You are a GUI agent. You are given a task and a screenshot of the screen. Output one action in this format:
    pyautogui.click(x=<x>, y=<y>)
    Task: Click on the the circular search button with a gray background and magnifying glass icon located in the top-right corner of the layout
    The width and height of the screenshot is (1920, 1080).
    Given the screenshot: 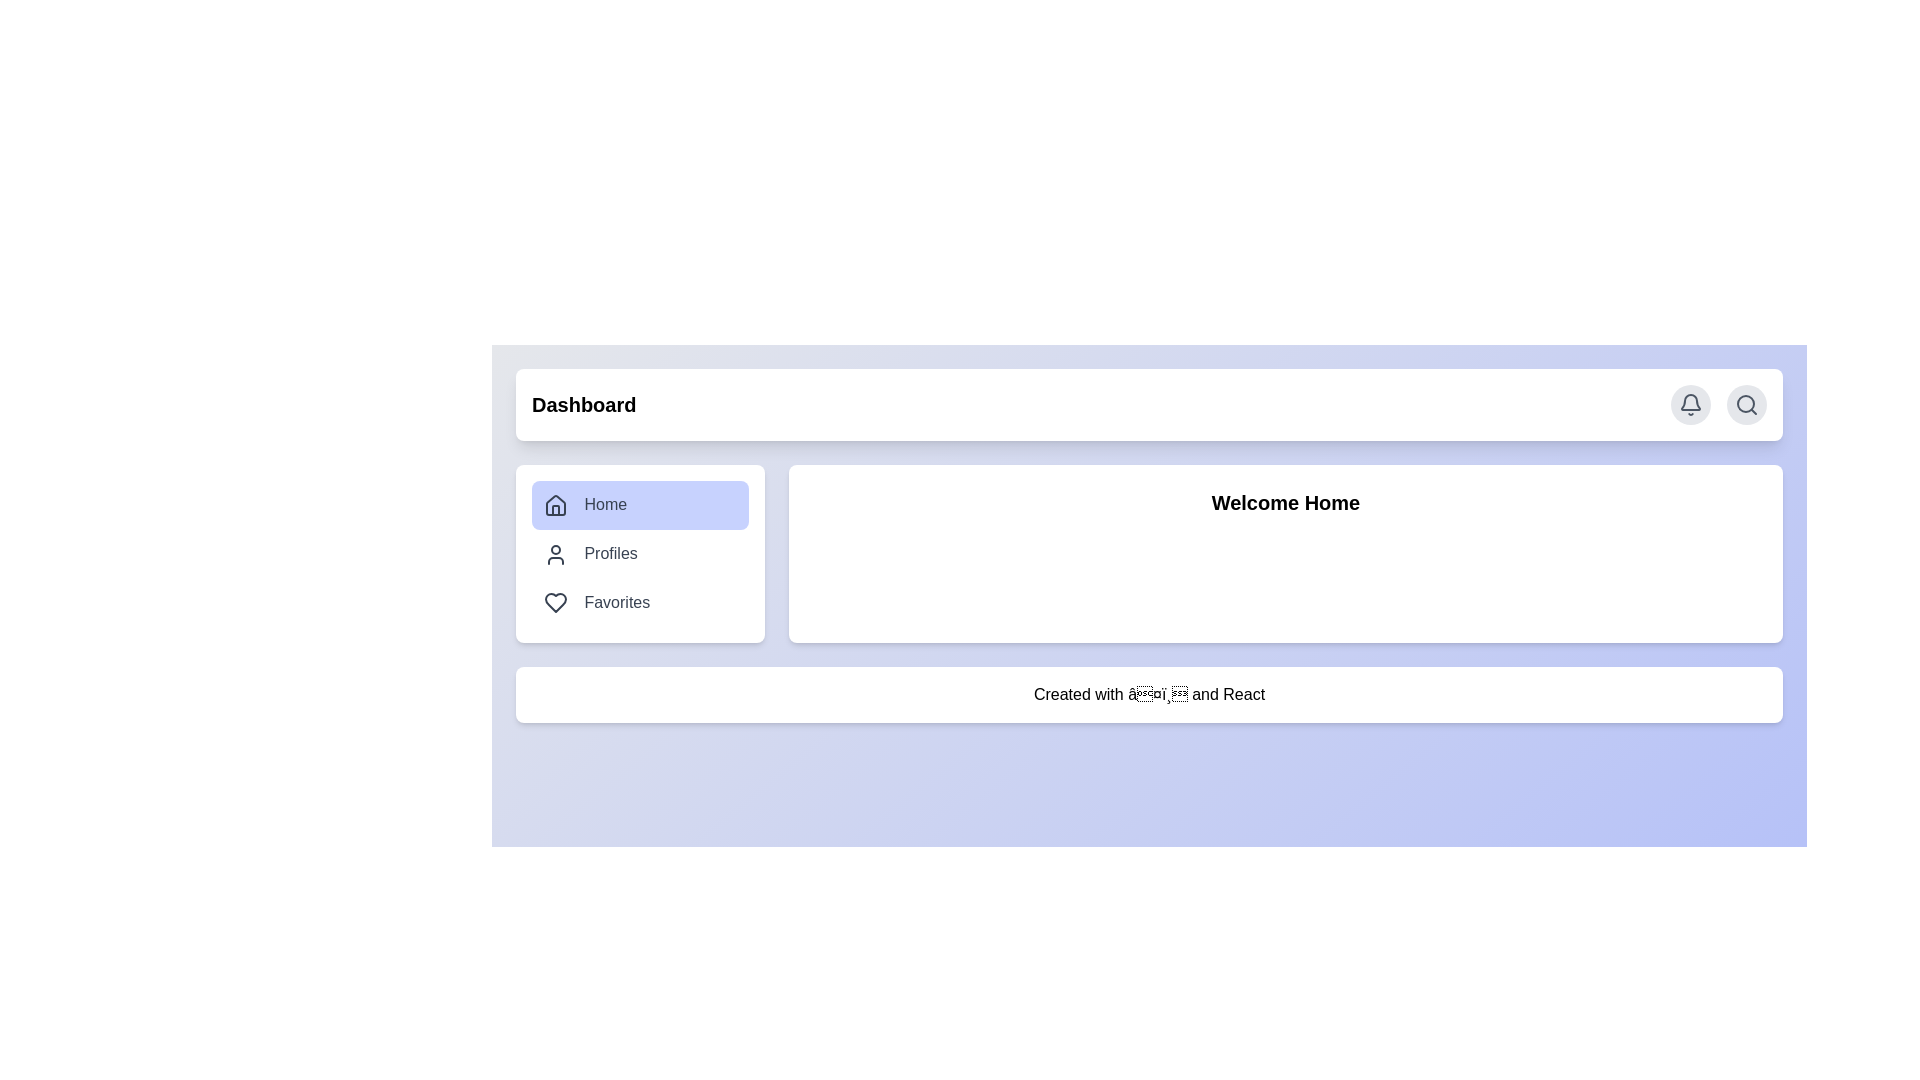 What is the action you would take?
    pyautogui.click(x=1746, y=405)
    